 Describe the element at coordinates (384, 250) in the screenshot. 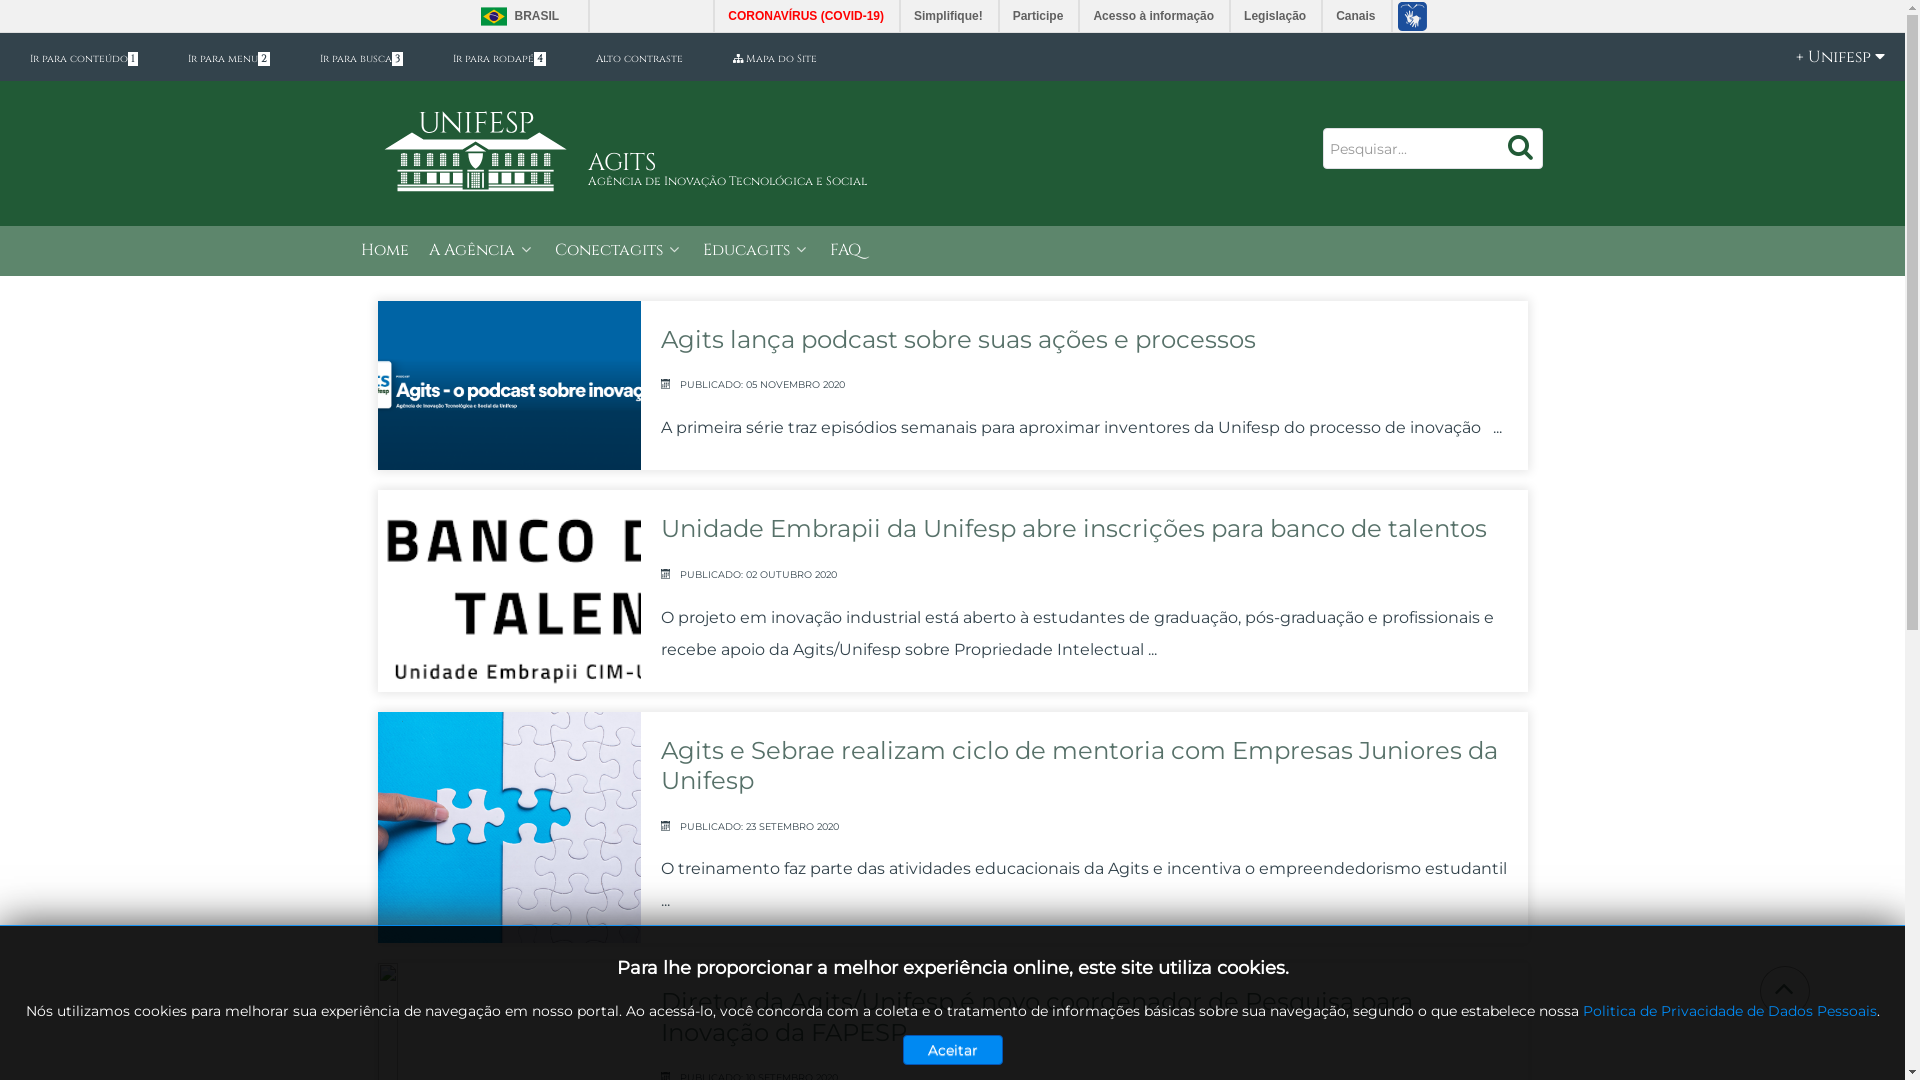

I see `'Home'` at that location.